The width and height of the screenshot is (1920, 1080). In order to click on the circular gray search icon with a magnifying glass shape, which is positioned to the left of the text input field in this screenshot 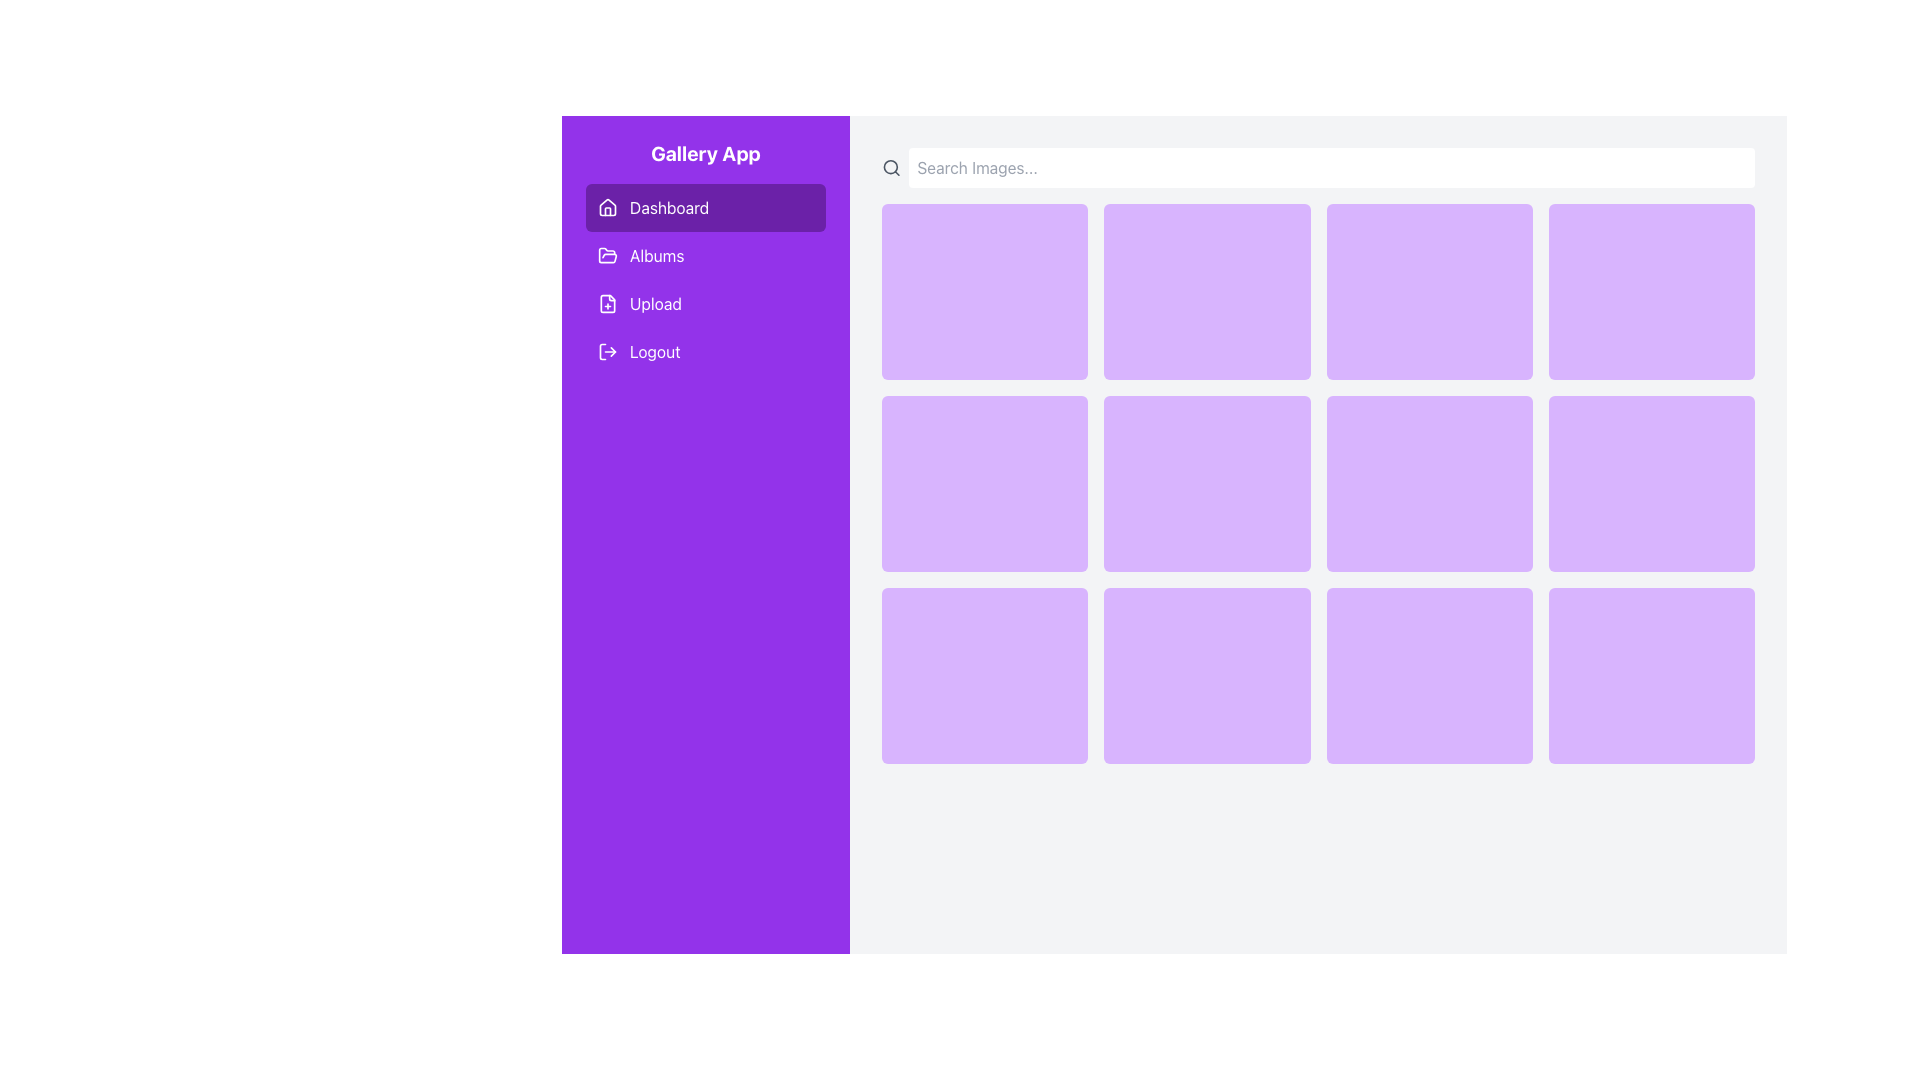, I will do `click(890, 167)`.